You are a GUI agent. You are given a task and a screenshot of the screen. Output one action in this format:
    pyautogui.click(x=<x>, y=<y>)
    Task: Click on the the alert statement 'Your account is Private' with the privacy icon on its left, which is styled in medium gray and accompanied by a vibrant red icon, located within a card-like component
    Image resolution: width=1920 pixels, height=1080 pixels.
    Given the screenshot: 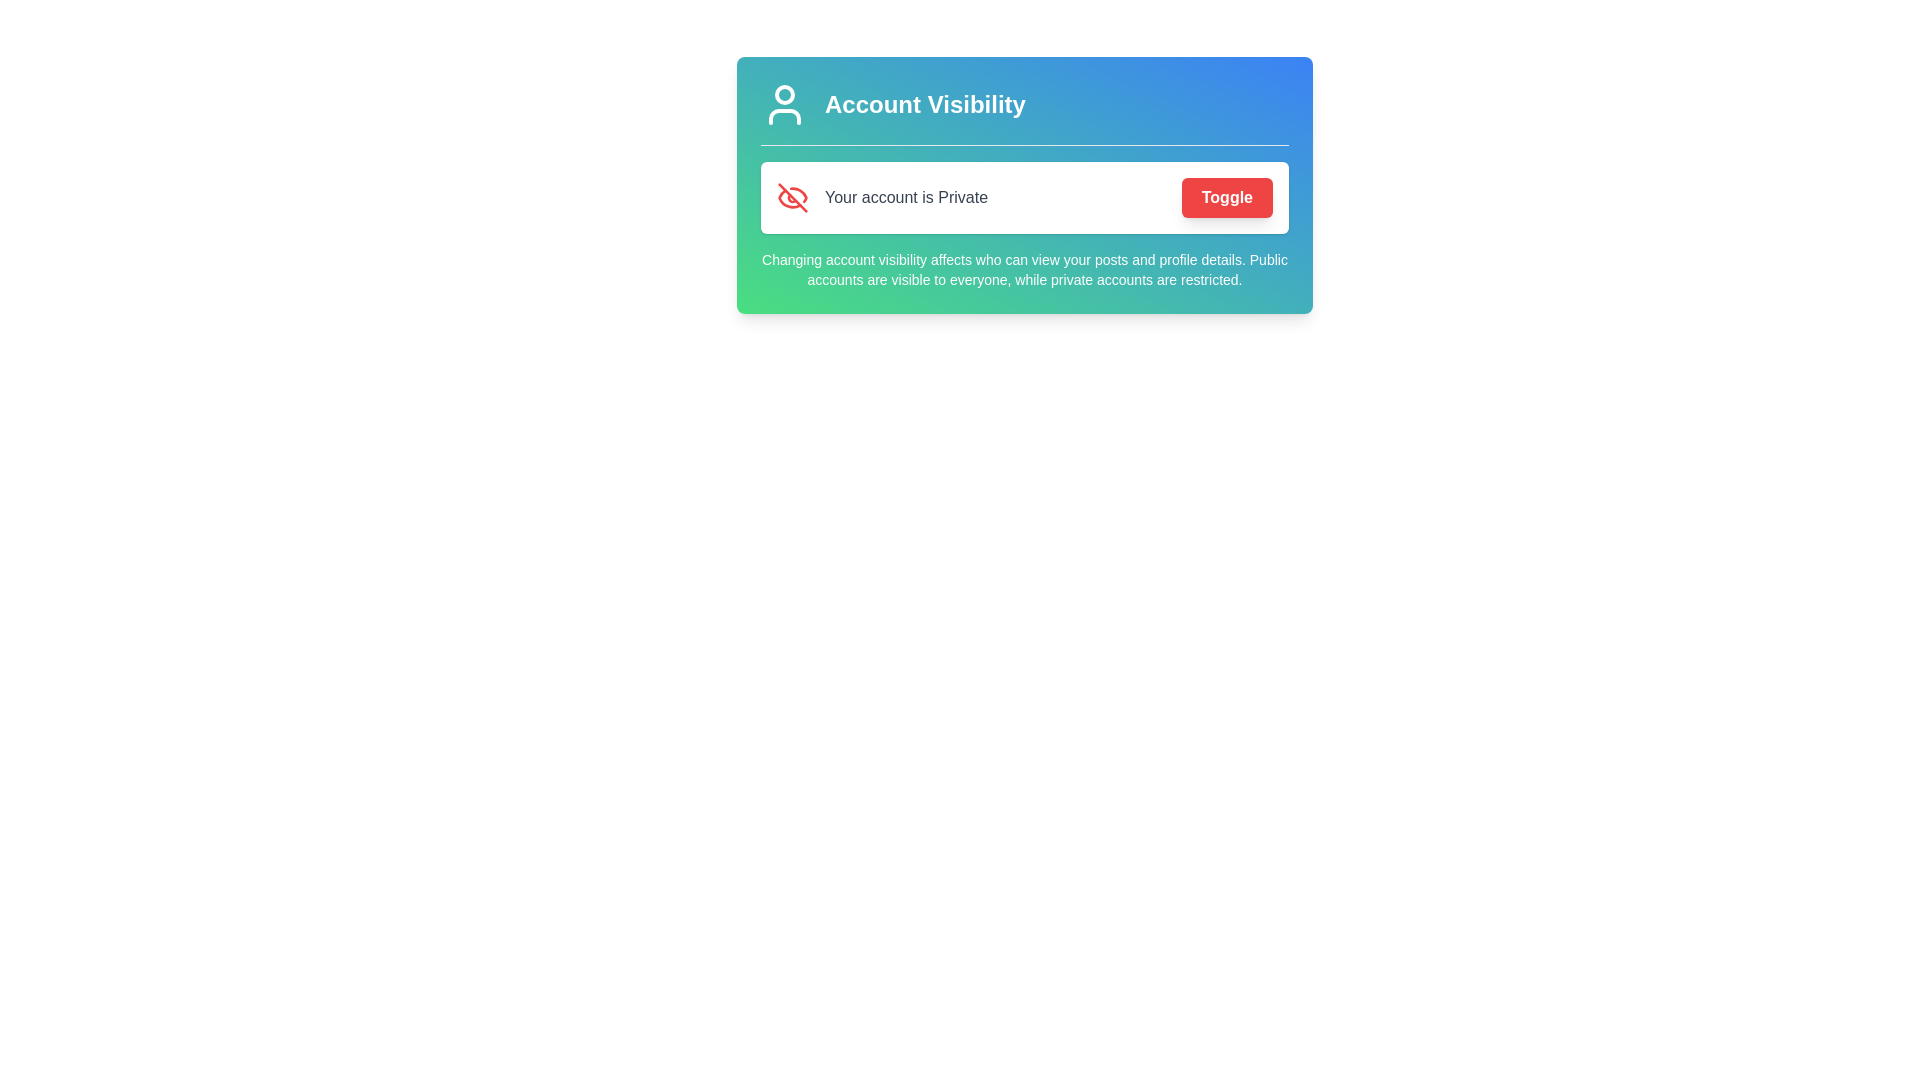 What is the action you would take?
    pyautogui.click(x=881, y=197)
    